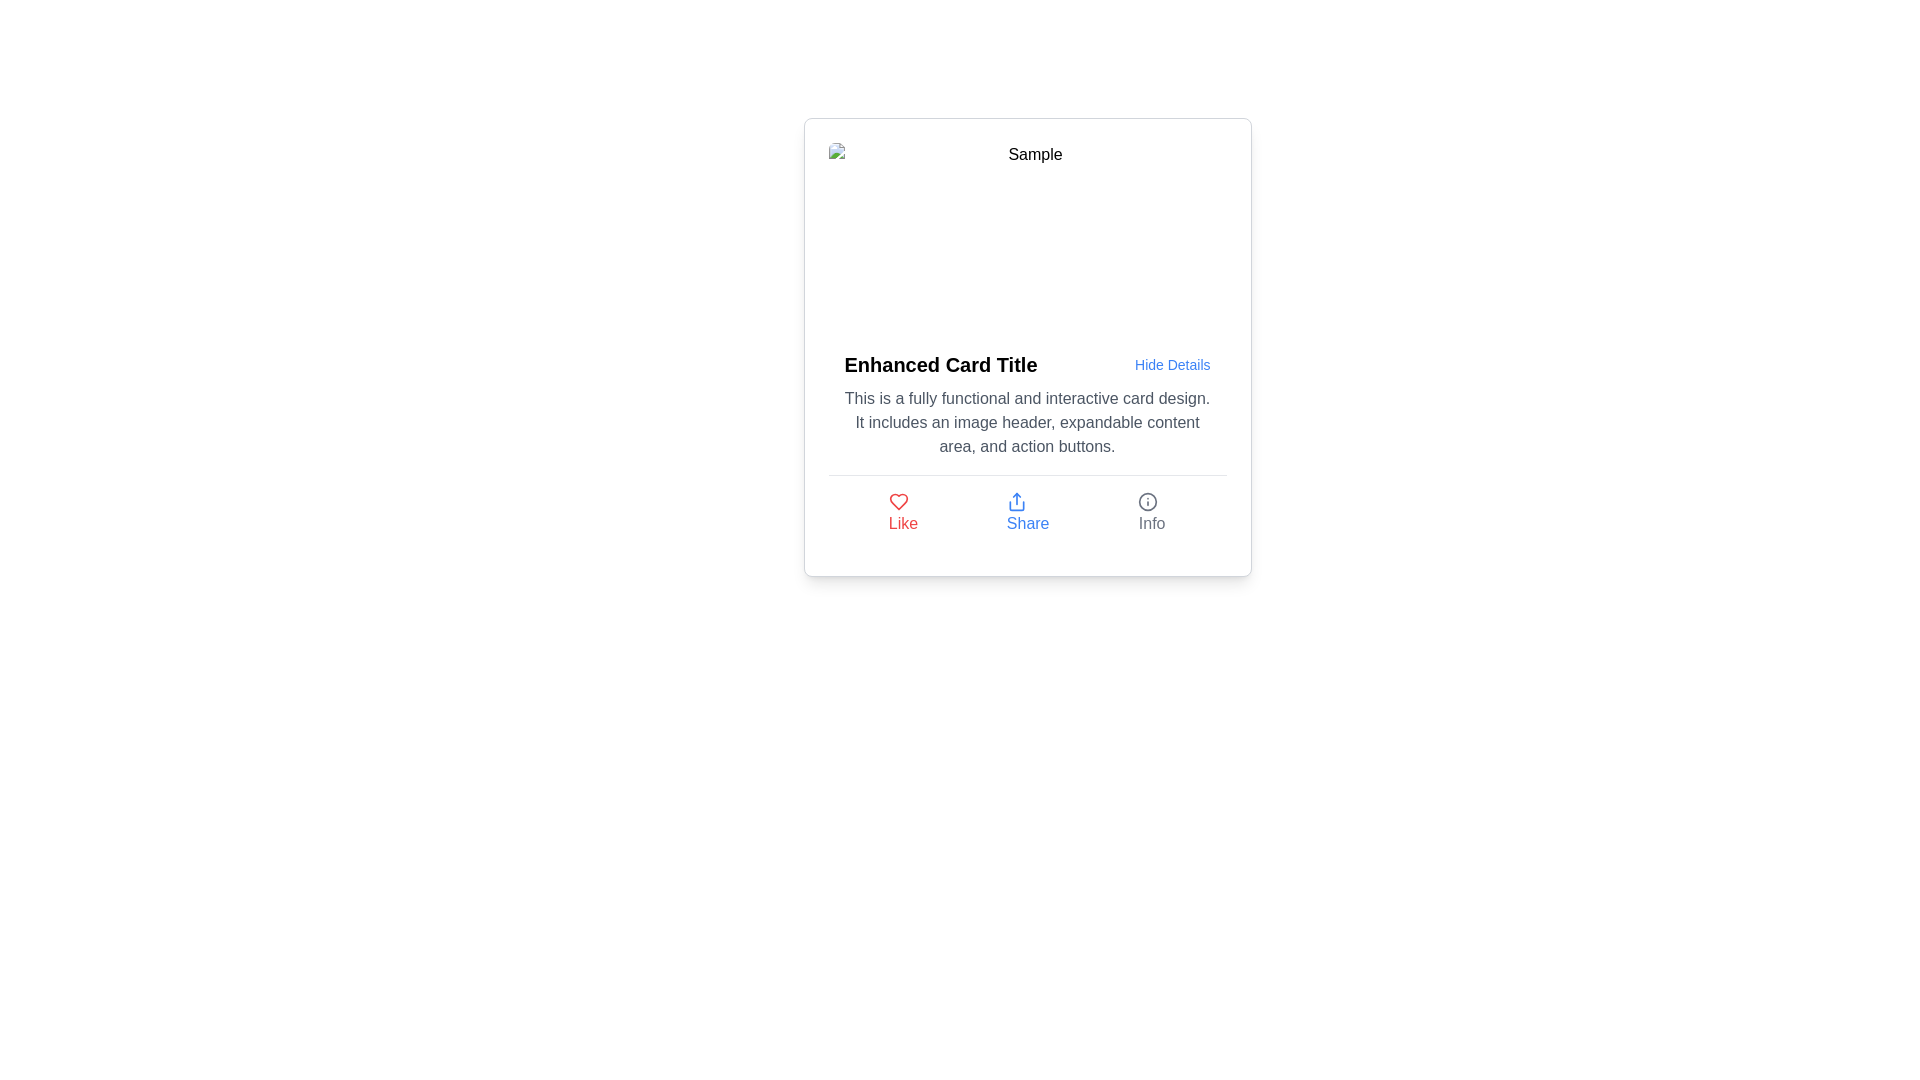  What do you see at coordinates (1027, 422) in the screenshot?
I see `descriptive text provided in the Text Block located below the title 'Enhanced Card Title' and to the left of the 'Hide Details' link` at bounding box center [1027, 422].